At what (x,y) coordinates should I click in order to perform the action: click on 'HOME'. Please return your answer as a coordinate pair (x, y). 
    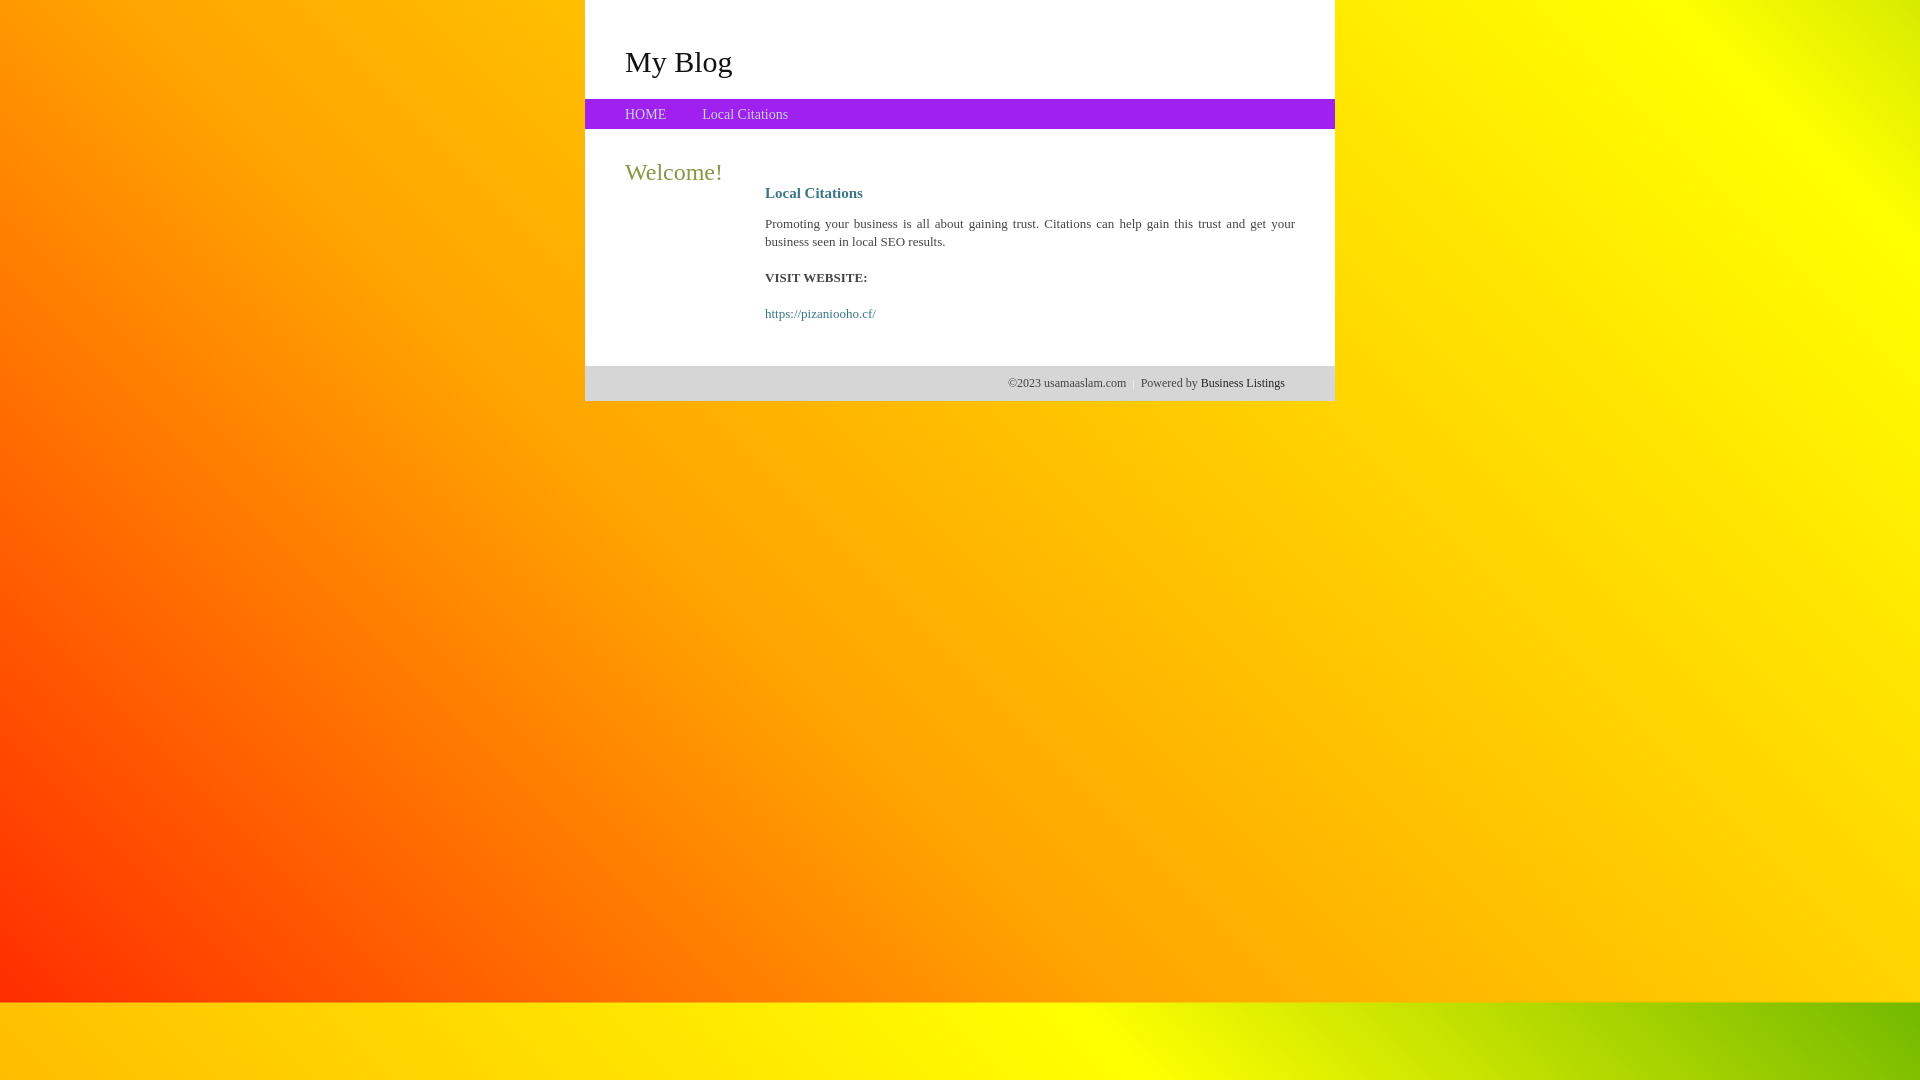
    Looking at the image, I should click on (645, 114).